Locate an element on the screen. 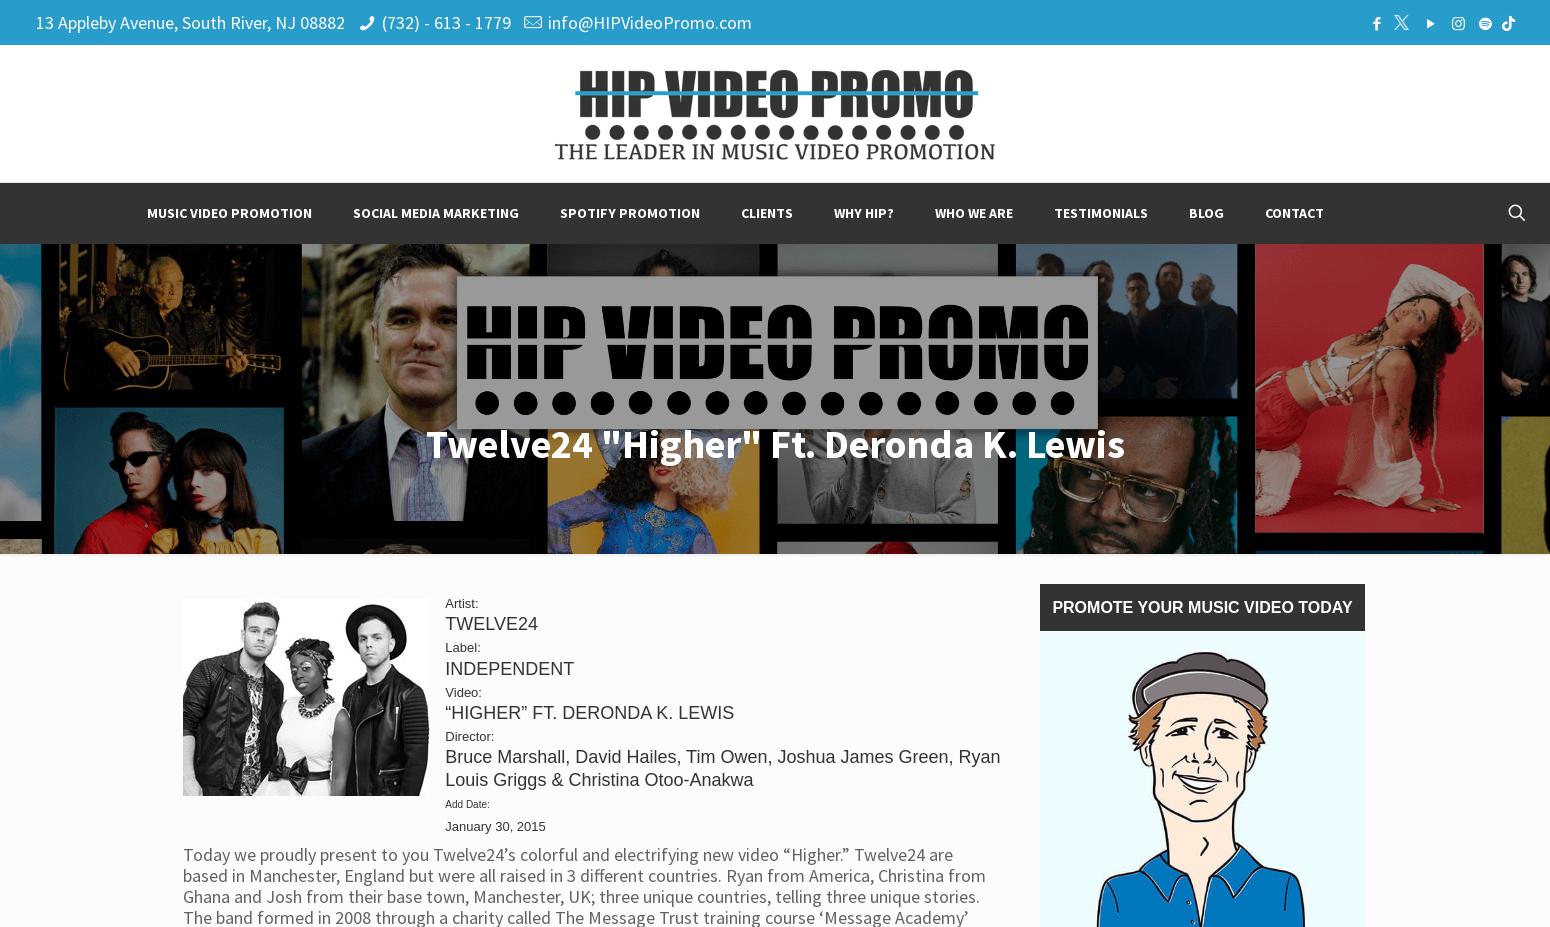  'Artist:' is located at coordinates (461, 603).